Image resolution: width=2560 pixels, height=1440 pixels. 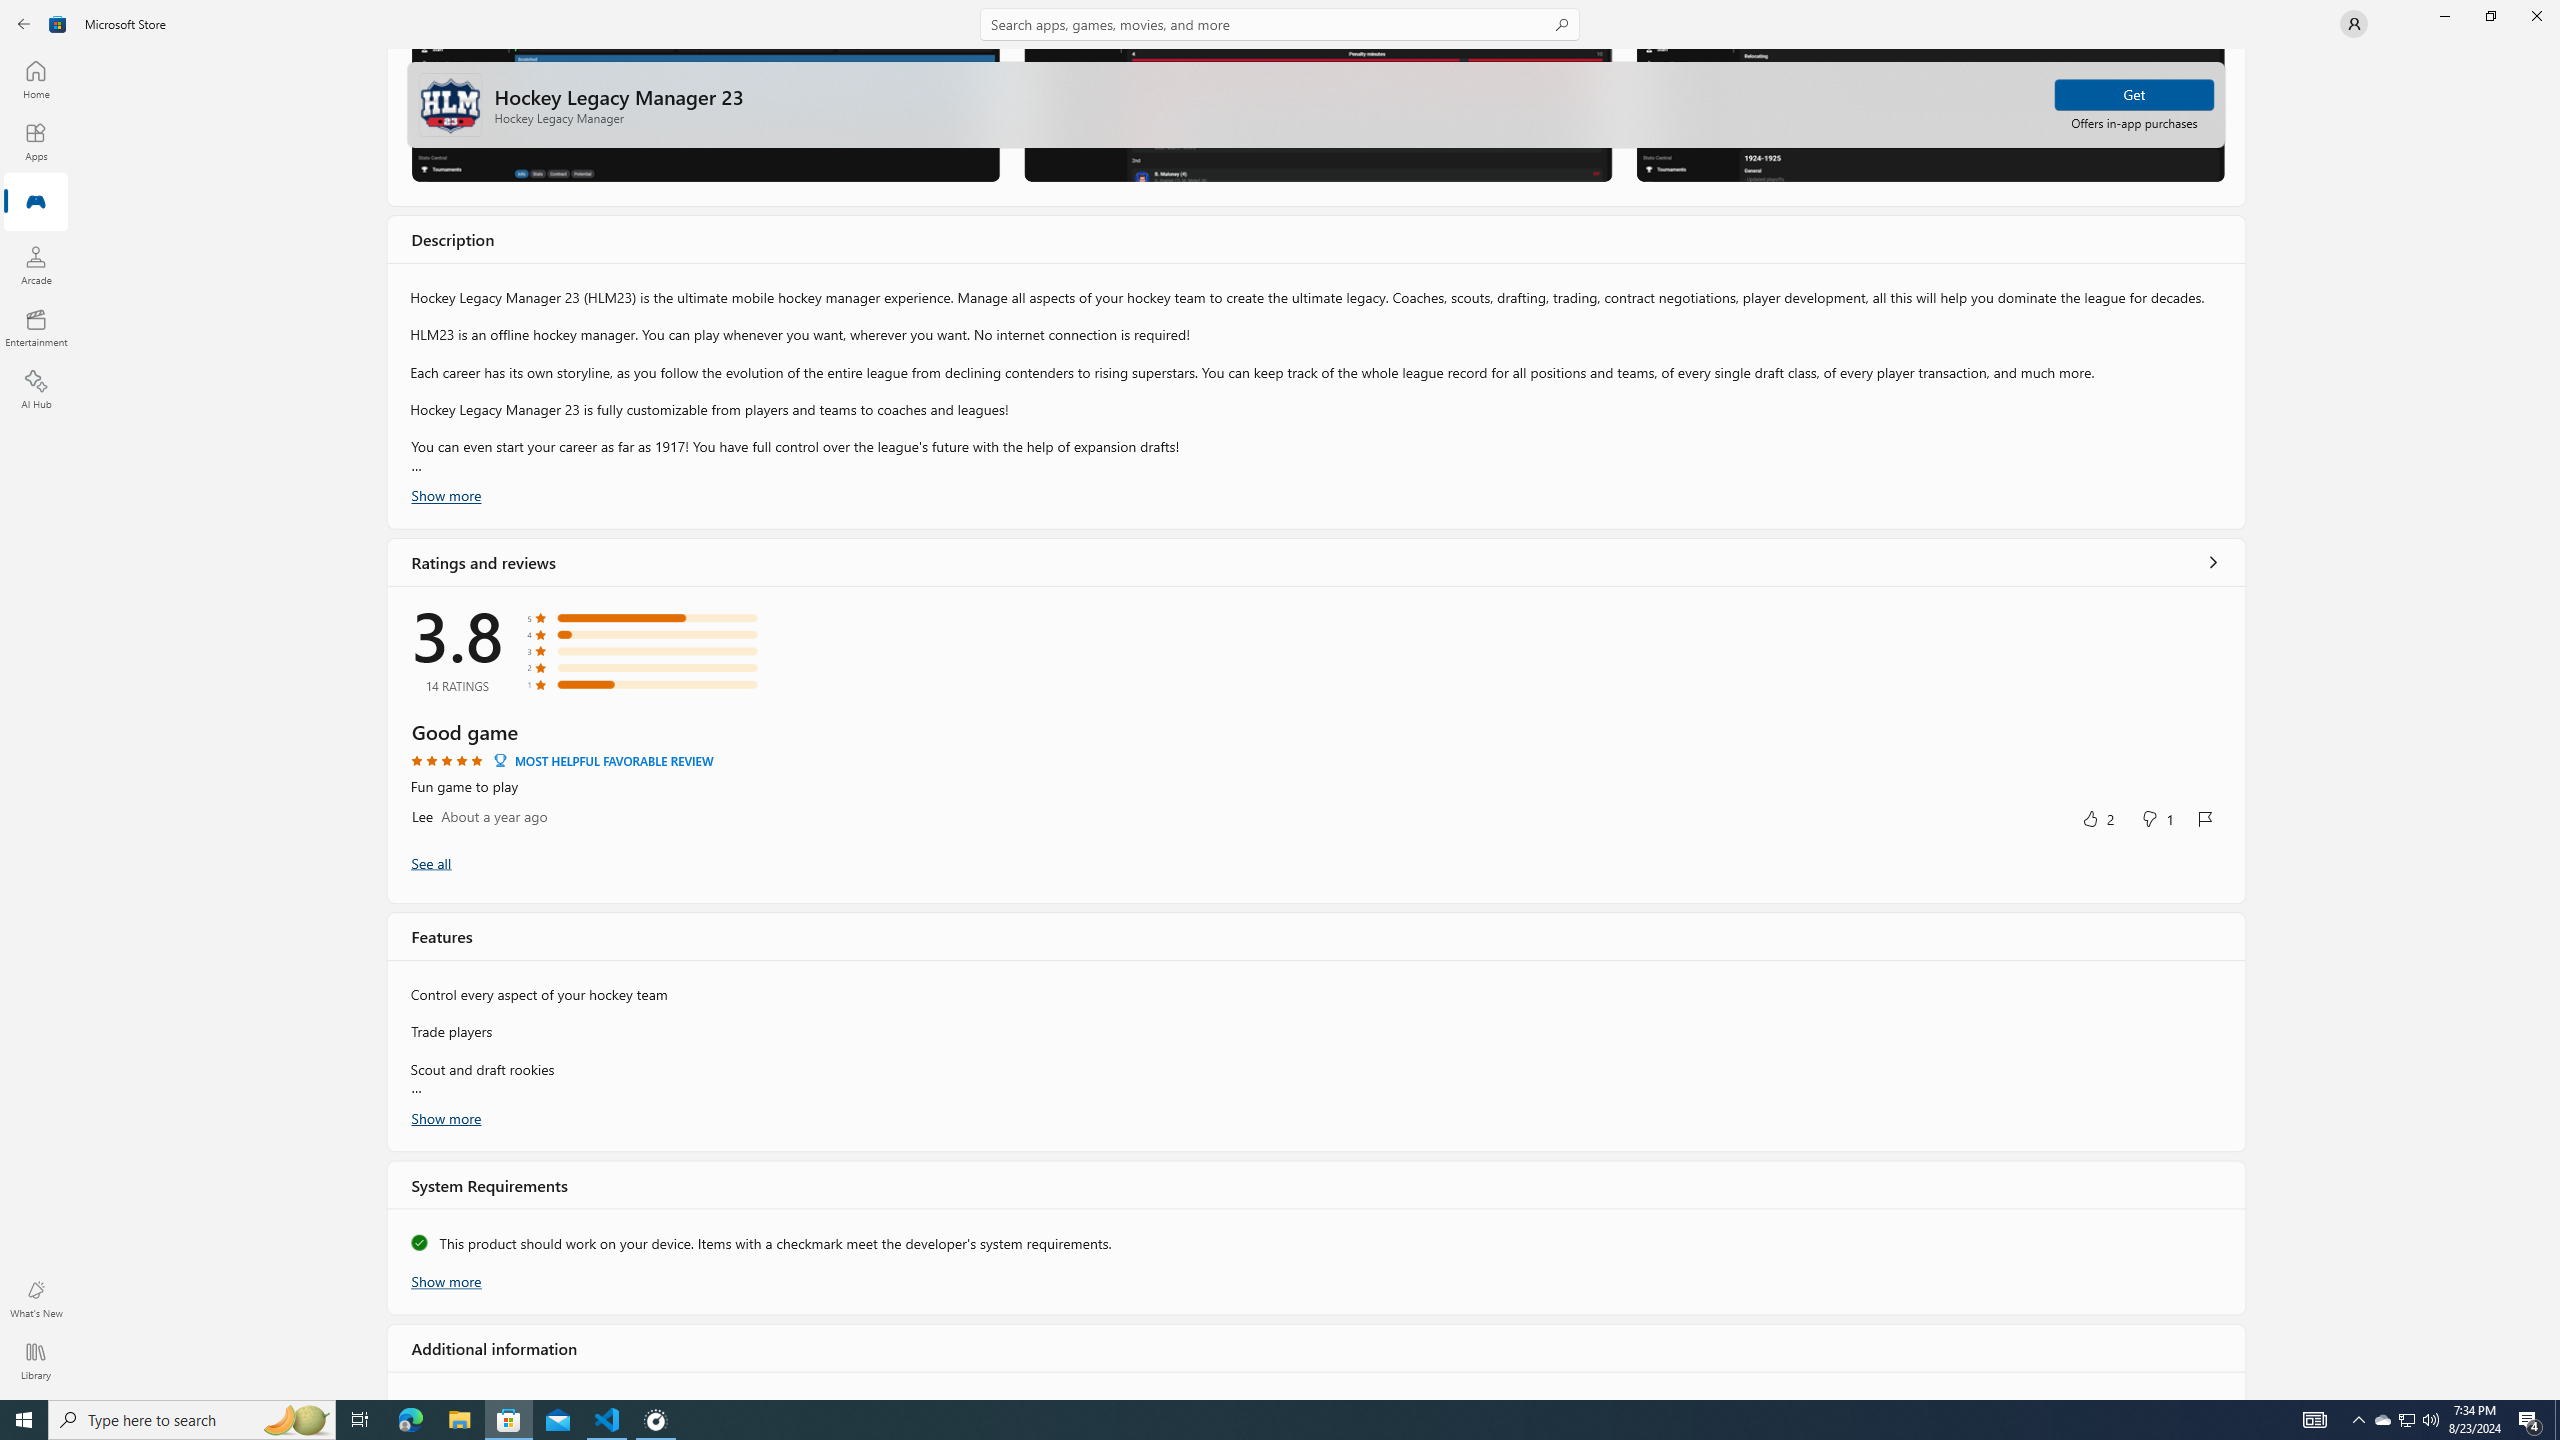 What do you see at coordinates (1316, 114) in the screenshot?
I see `'Screenshot 2'` at bounding box center [1316, 114].